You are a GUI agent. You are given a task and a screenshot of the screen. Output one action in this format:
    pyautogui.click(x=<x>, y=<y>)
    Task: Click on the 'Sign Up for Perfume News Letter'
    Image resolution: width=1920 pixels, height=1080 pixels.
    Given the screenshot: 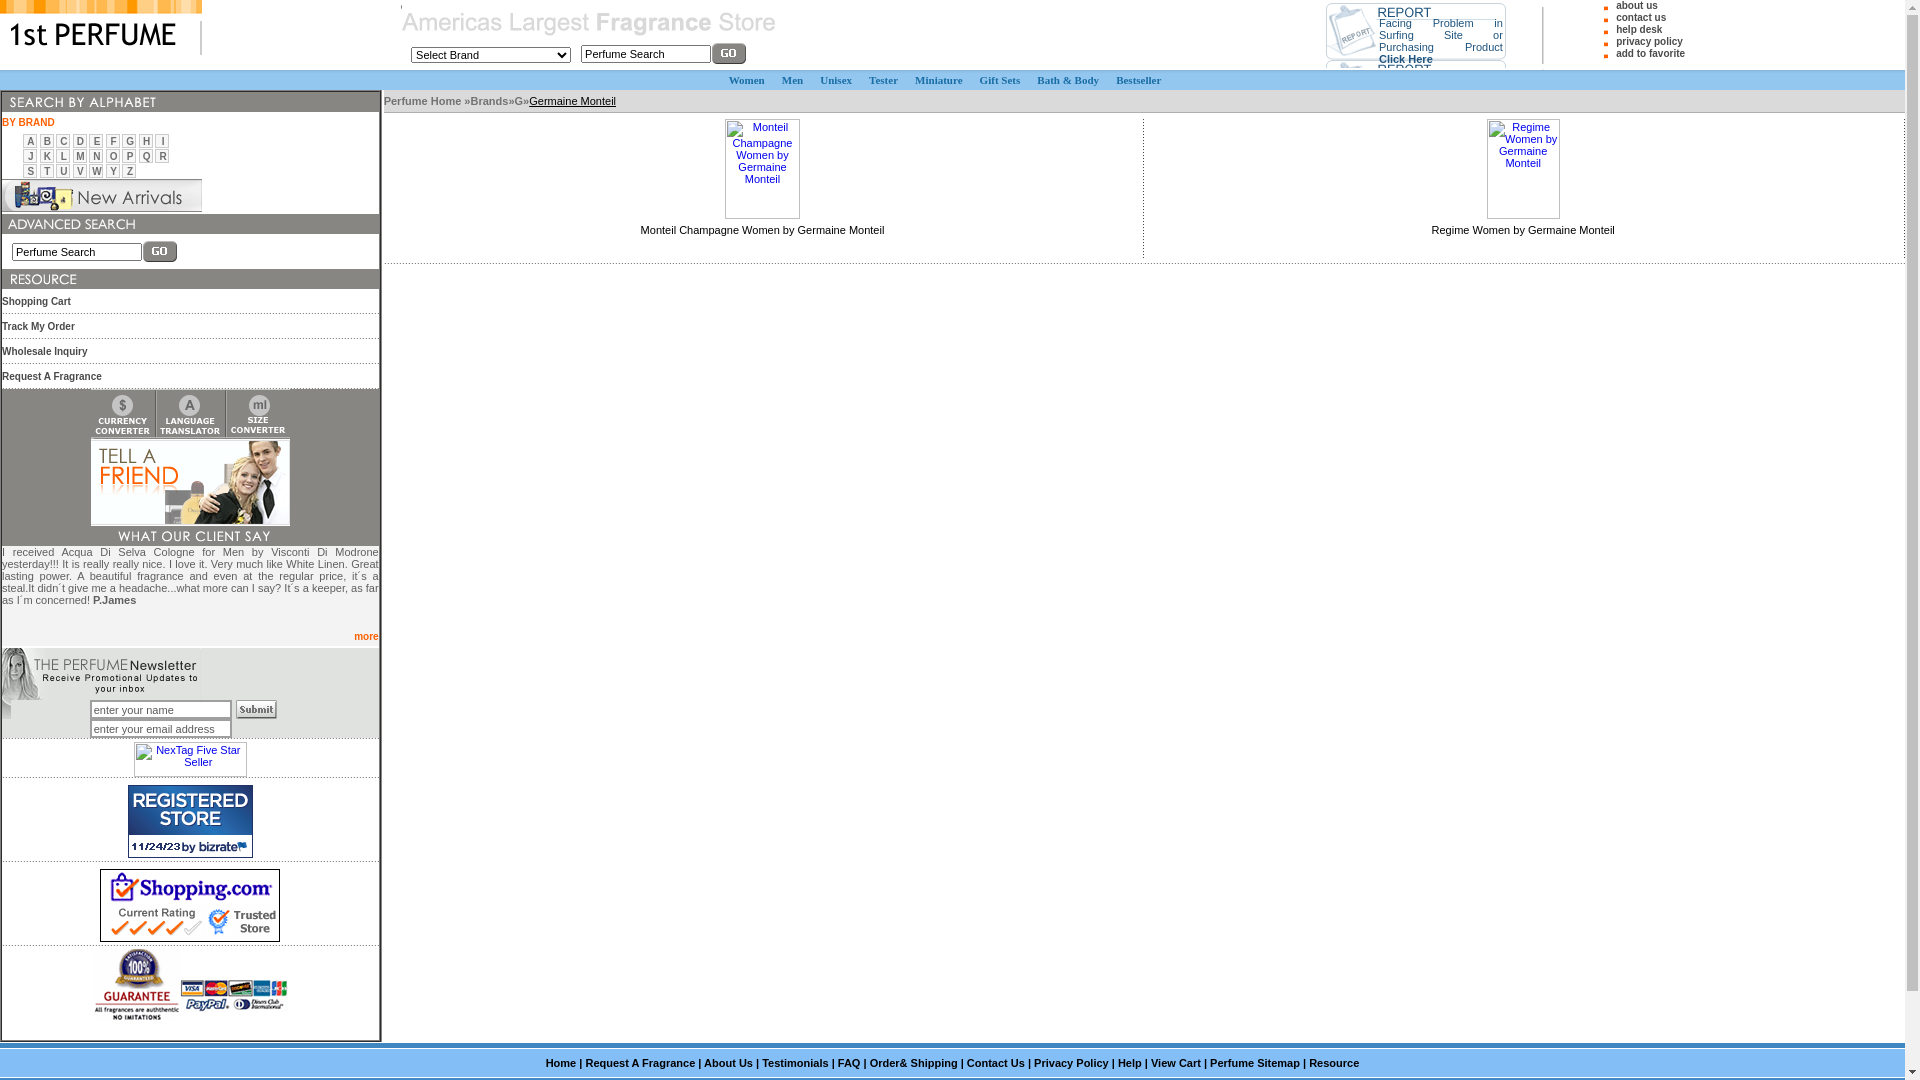 What is the action you would take?
    pyautogui.click(x=100, y=674)
    